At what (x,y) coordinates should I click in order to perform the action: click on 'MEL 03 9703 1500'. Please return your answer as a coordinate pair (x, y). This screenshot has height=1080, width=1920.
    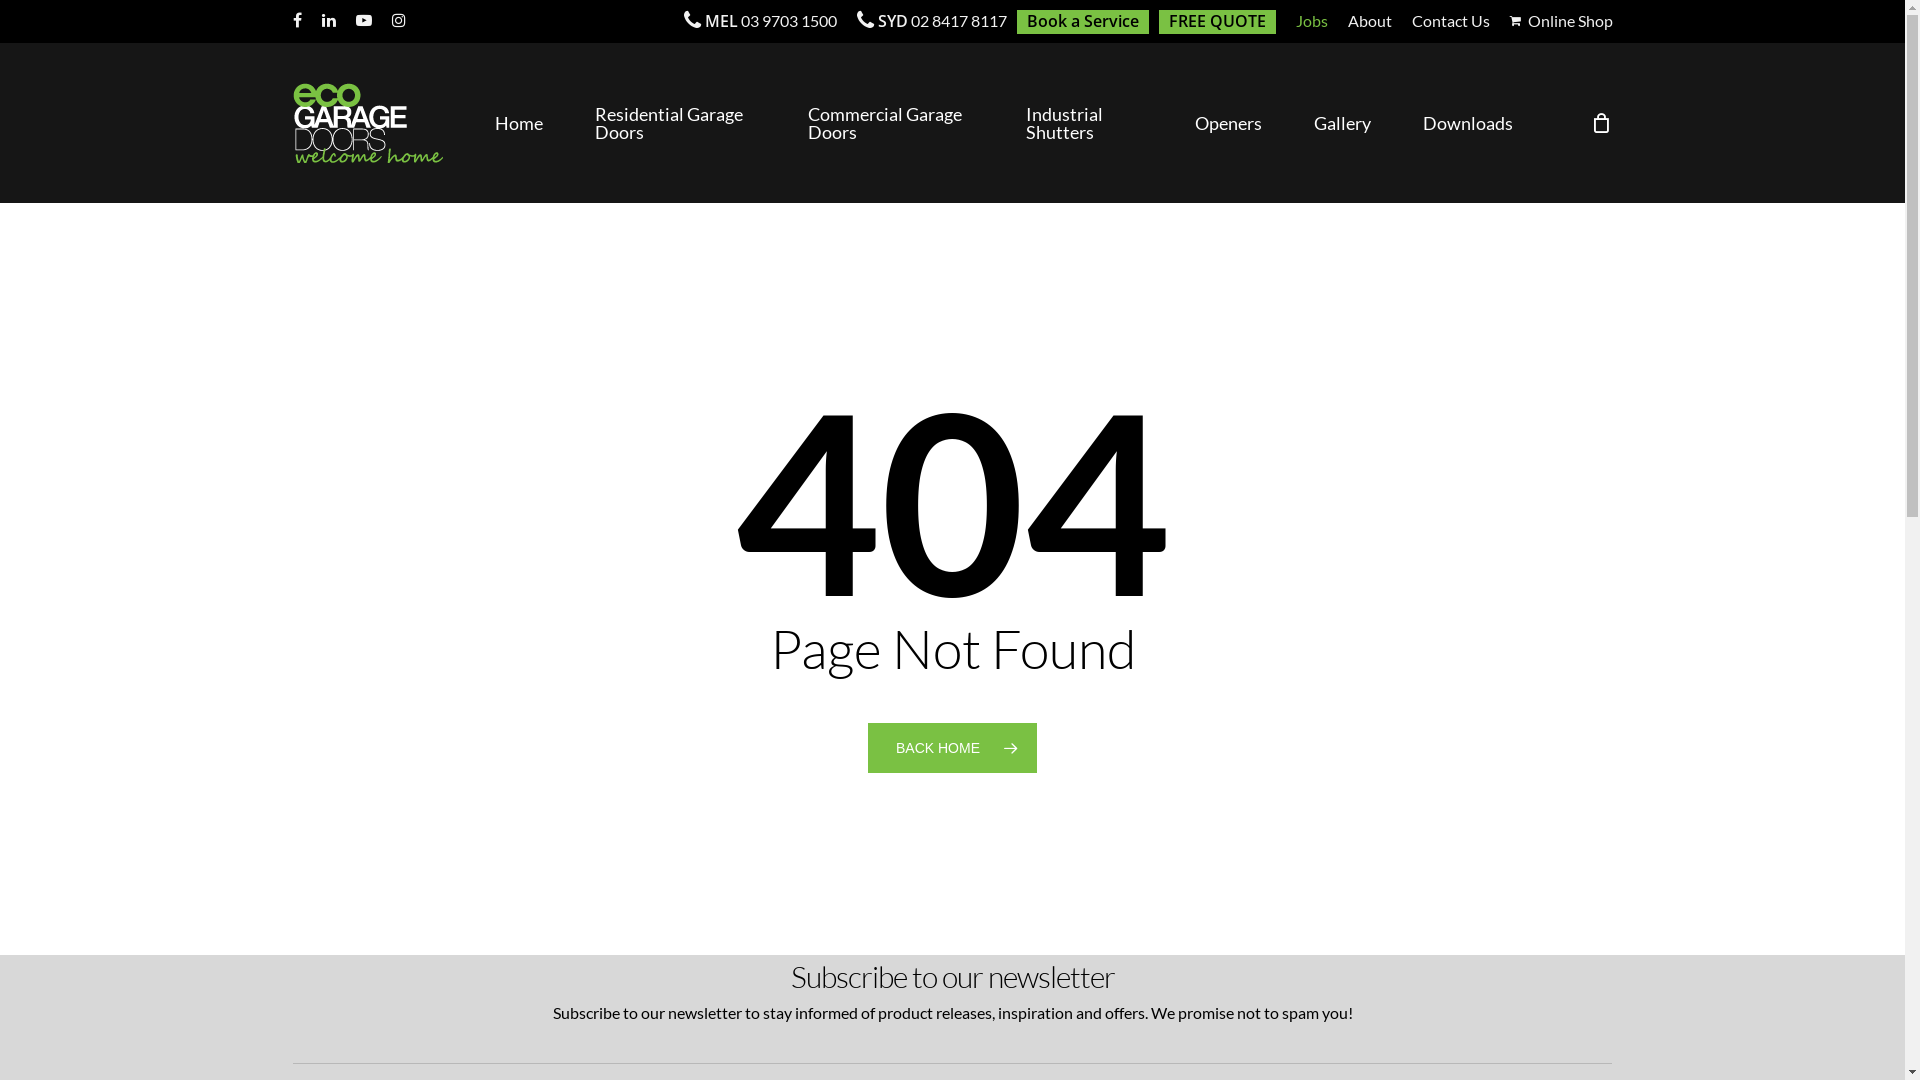
    Looking at the image, I should click on (759, 22).